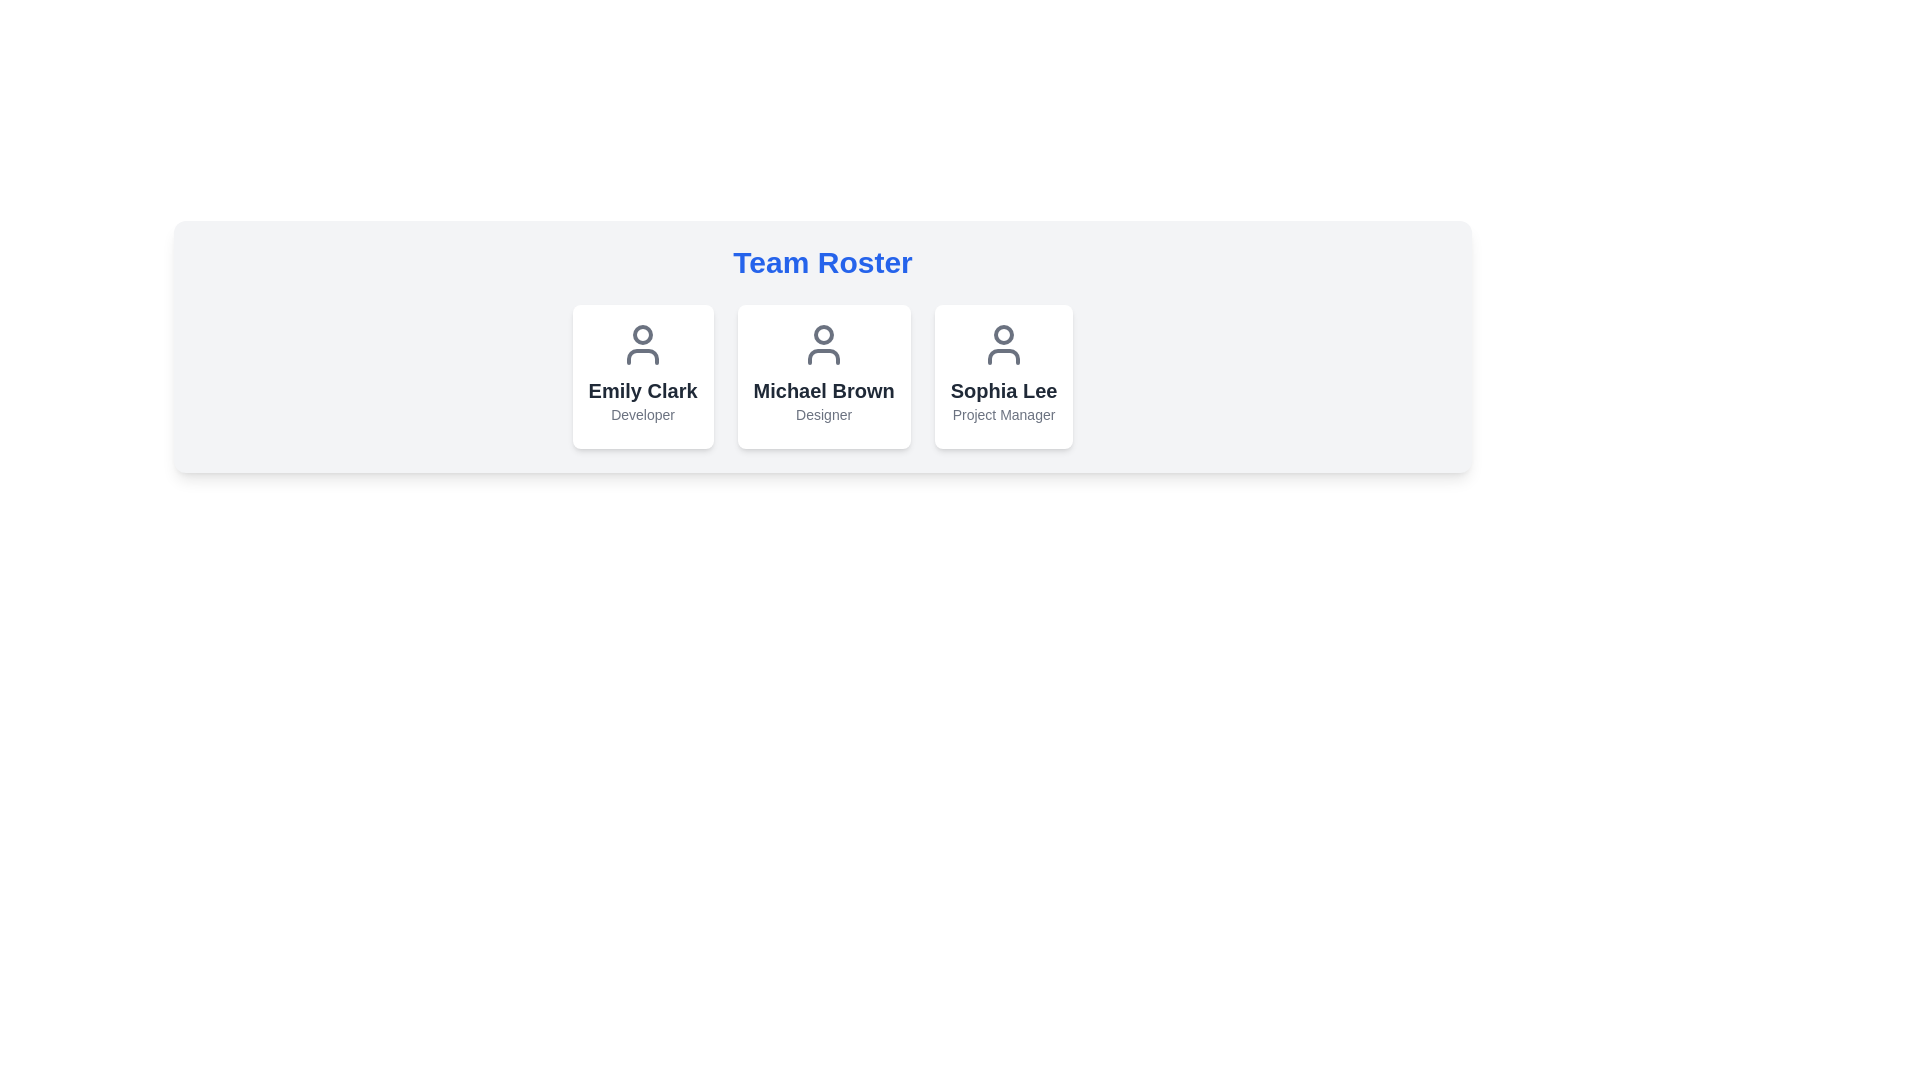  I want to click on the user profile icon representing 'Michael Brown' in the 'Team Roster' section, located above the name and designation, so click(824, 343).